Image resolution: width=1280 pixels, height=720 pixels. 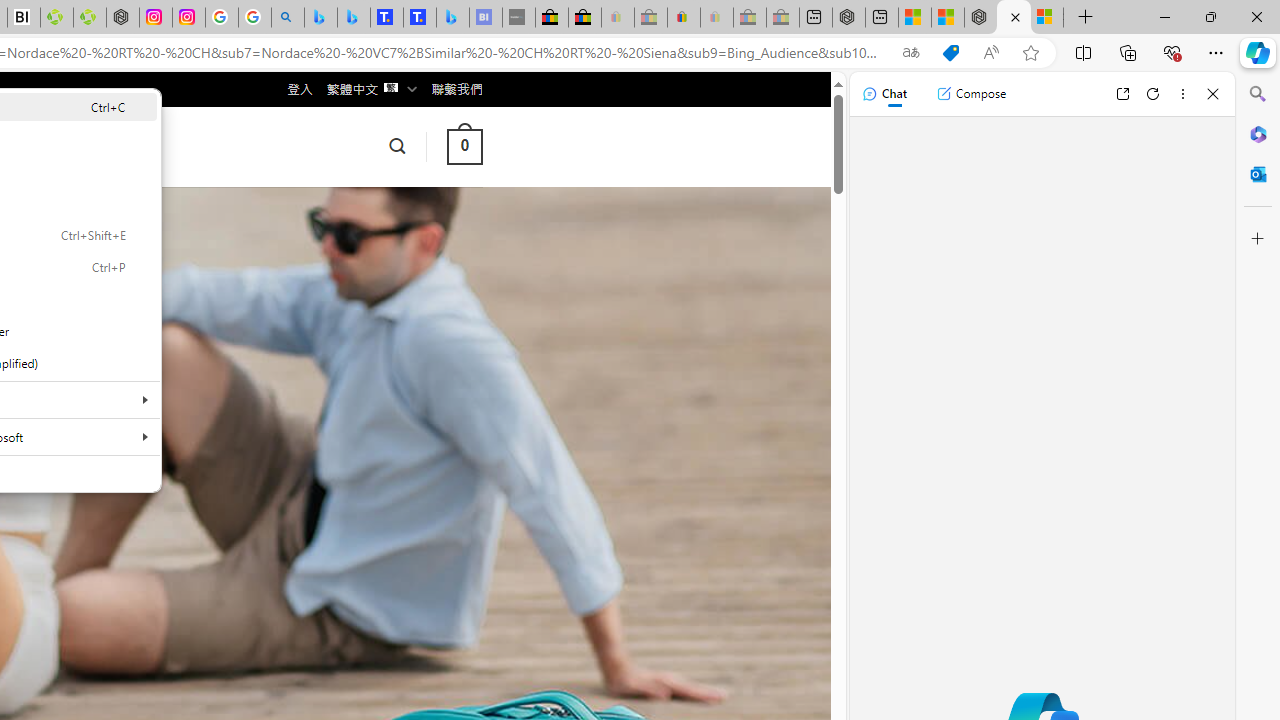 I want to click on 'Nordace - Nordace Edin Collection', so click(x=122, y=17).